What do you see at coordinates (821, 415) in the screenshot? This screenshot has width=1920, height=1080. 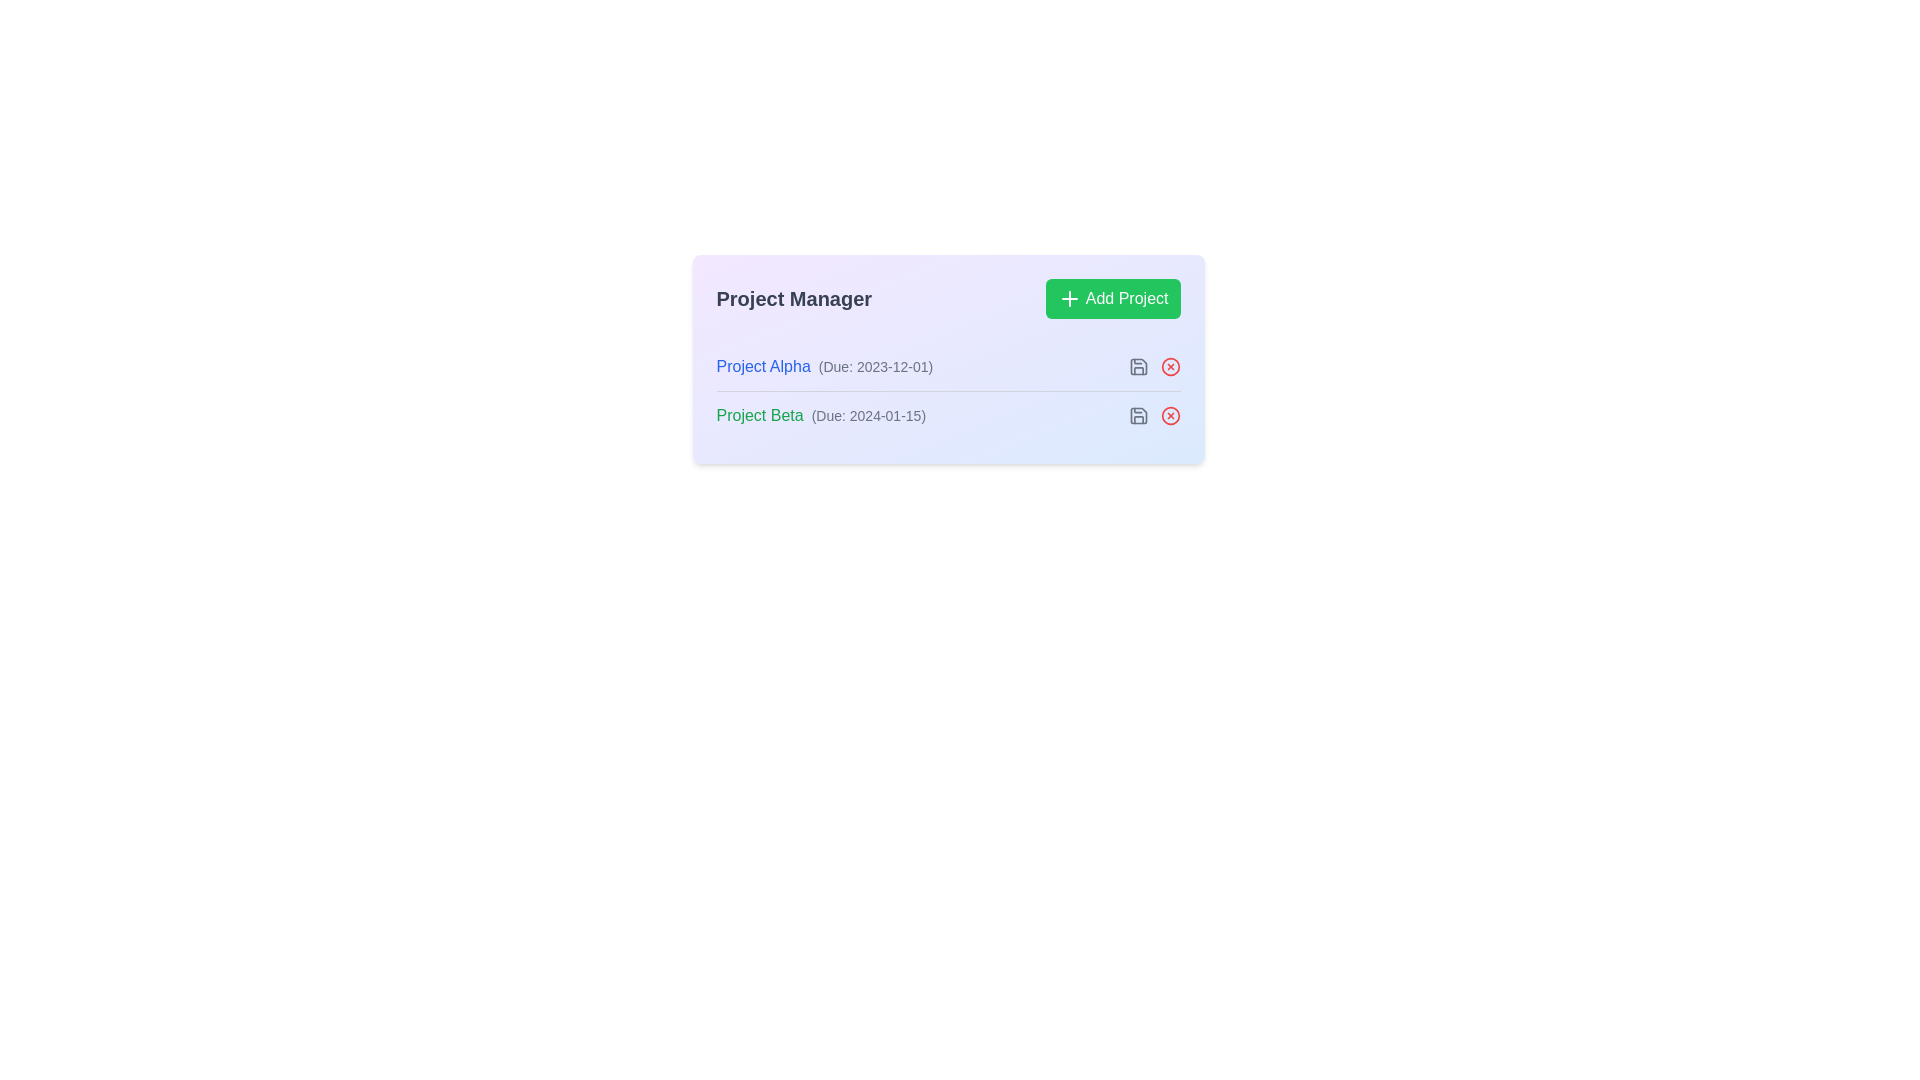 I see `the Text label conveying the name and deadline of the project located in the second row under the 'Project Manager' section, to the left of its sibling action icons beneath 'Project Alpha'` at bounding box center [821, 415].